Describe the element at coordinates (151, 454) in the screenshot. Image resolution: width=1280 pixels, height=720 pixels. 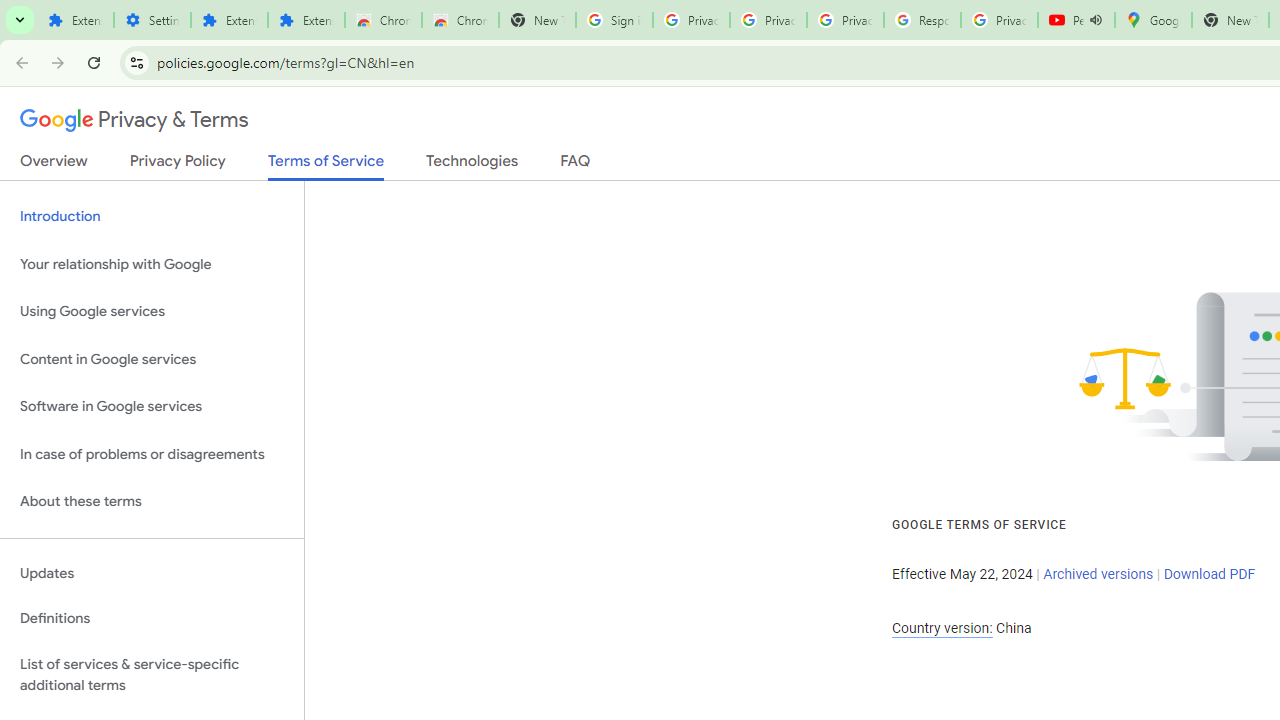
I see `'In case of problems or disagreements'` at that location.